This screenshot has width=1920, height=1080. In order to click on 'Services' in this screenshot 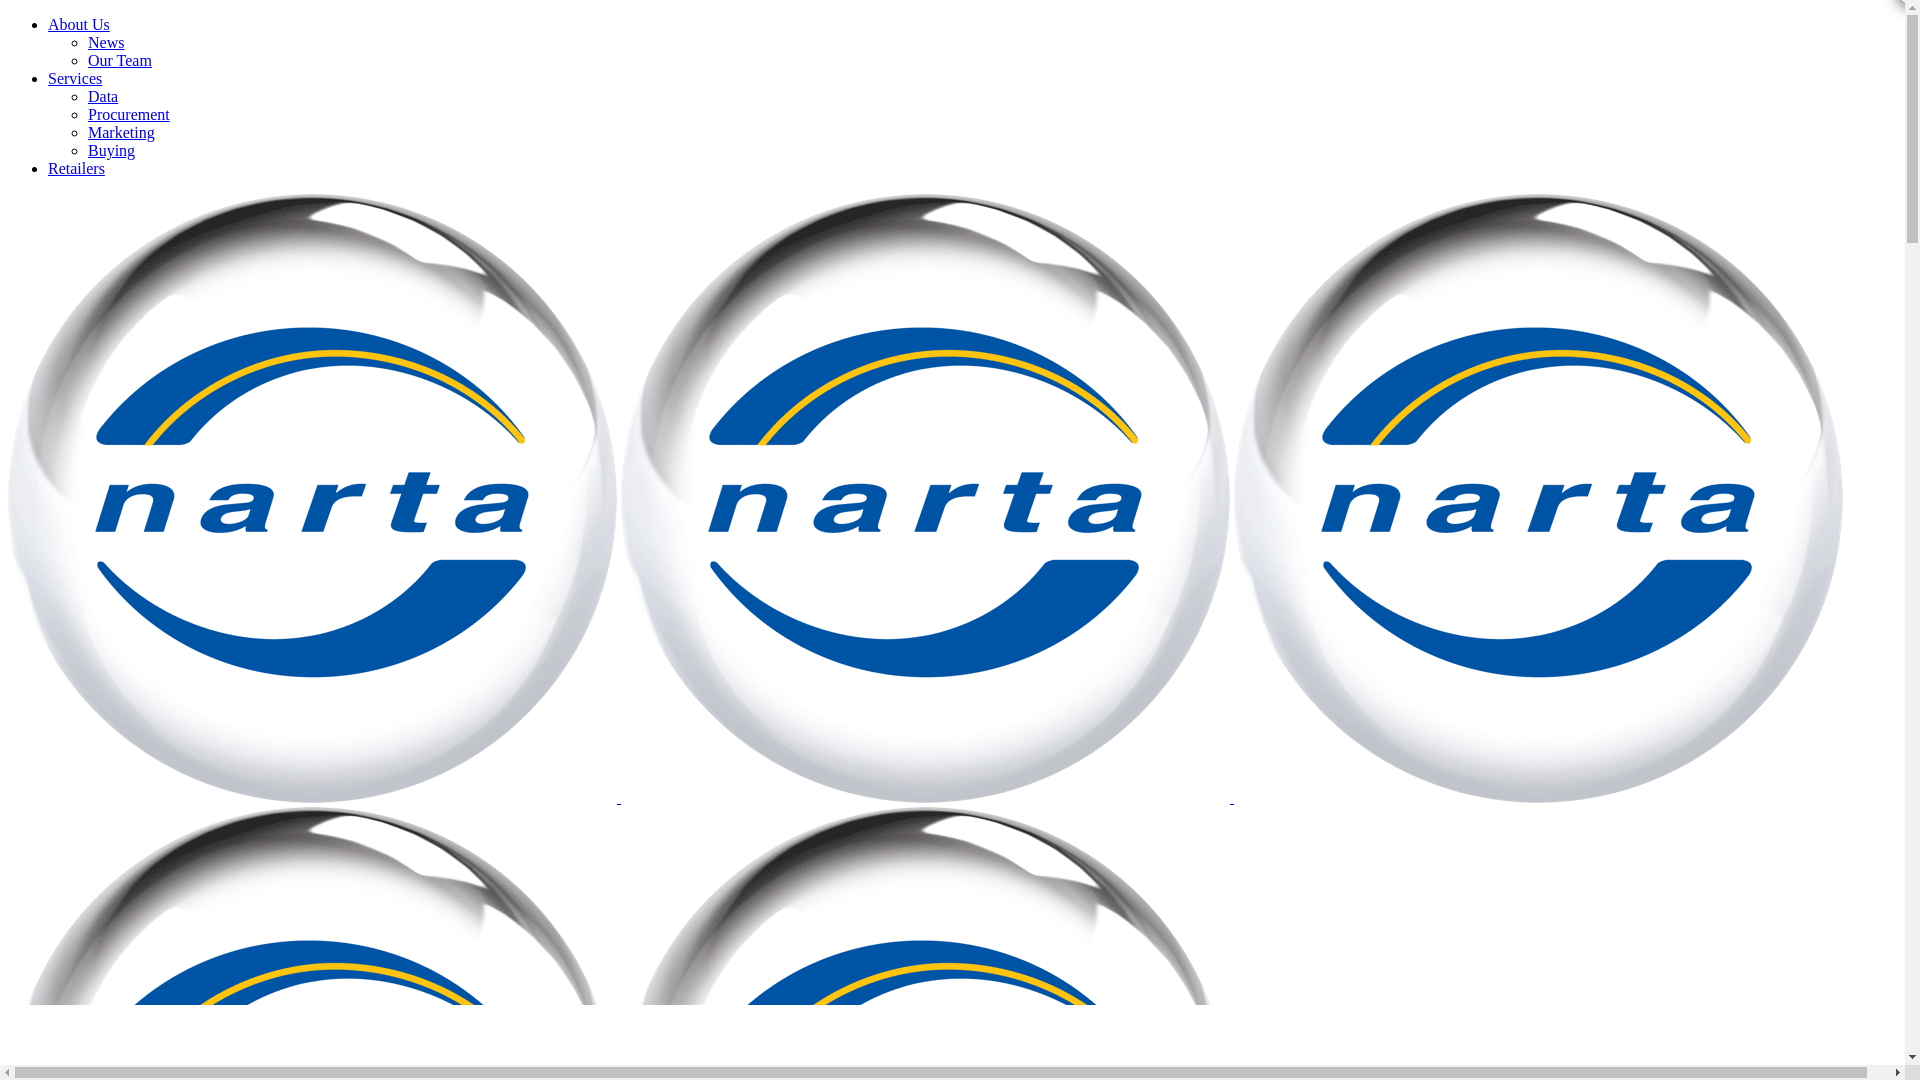, I will do `click(75, 77)`.